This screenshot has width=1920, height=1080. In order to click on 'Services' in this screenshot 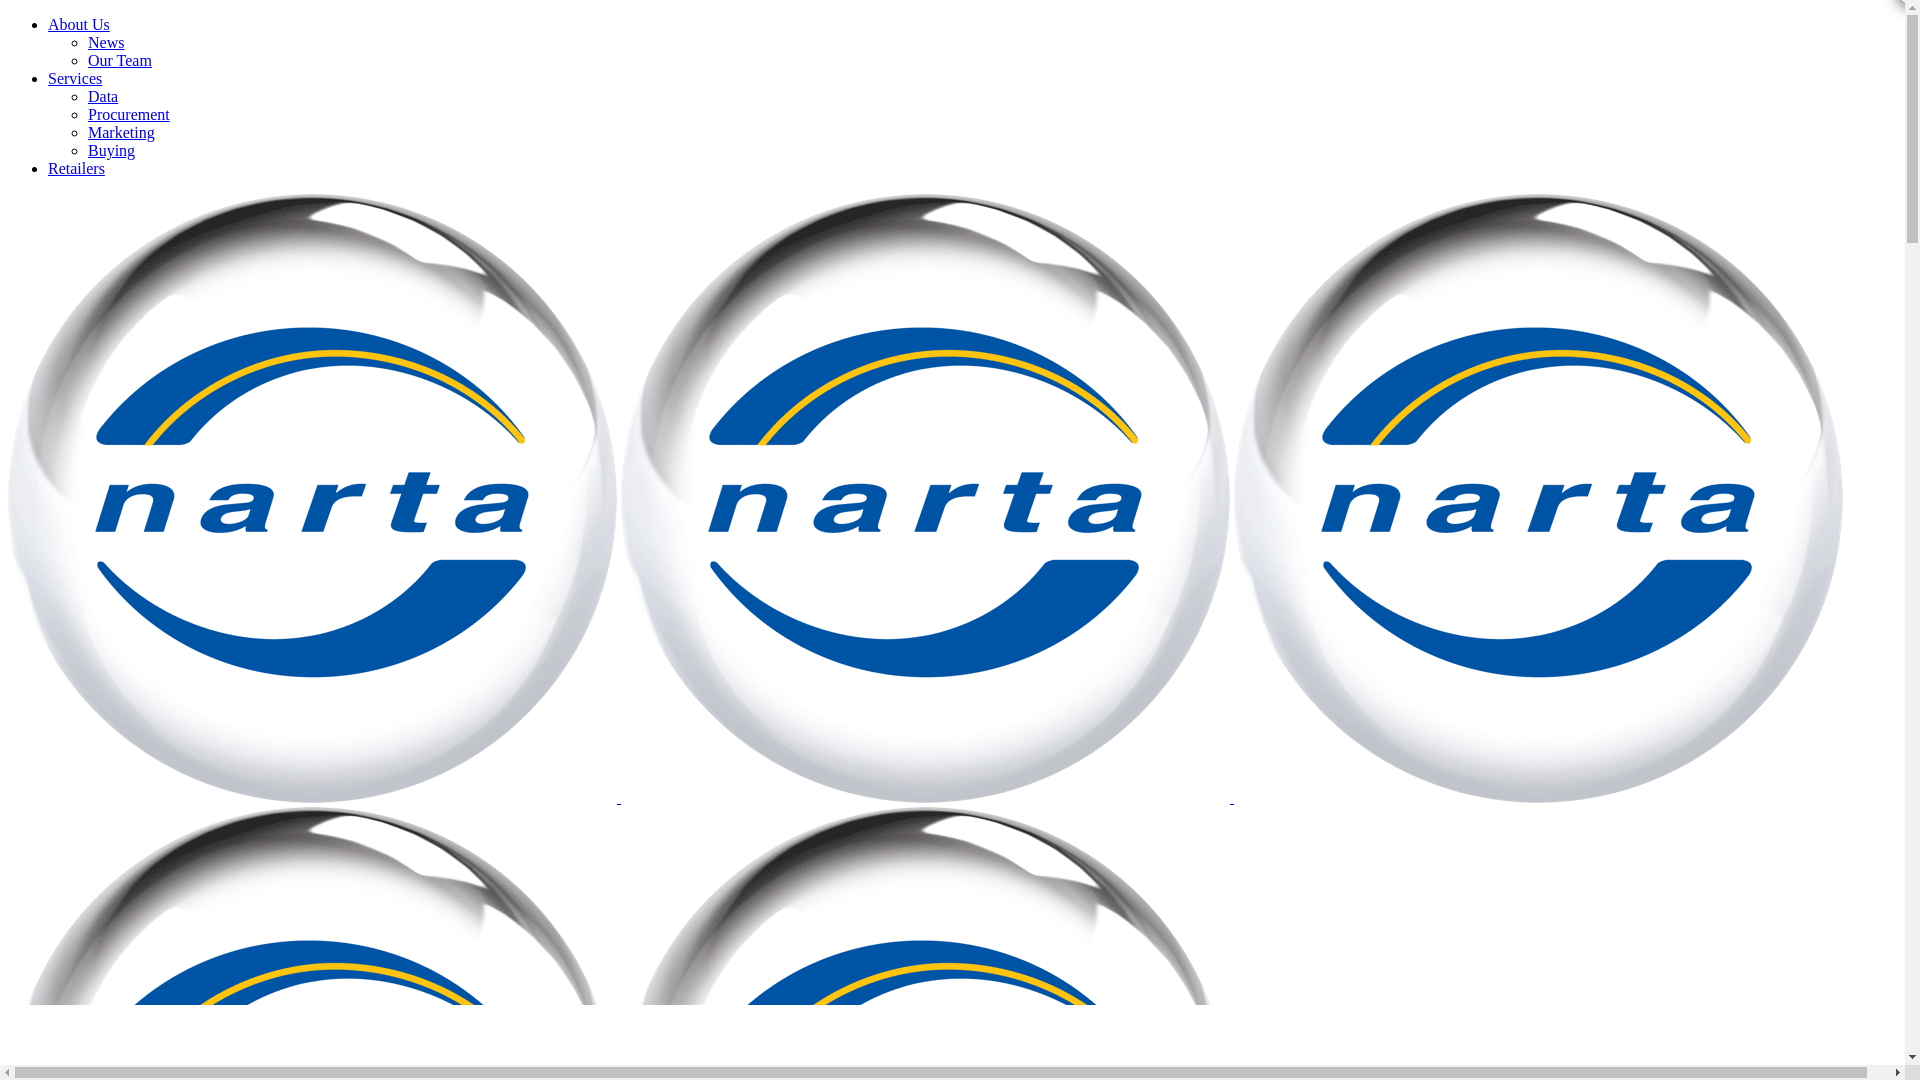, I will do `click(75, 77)`.